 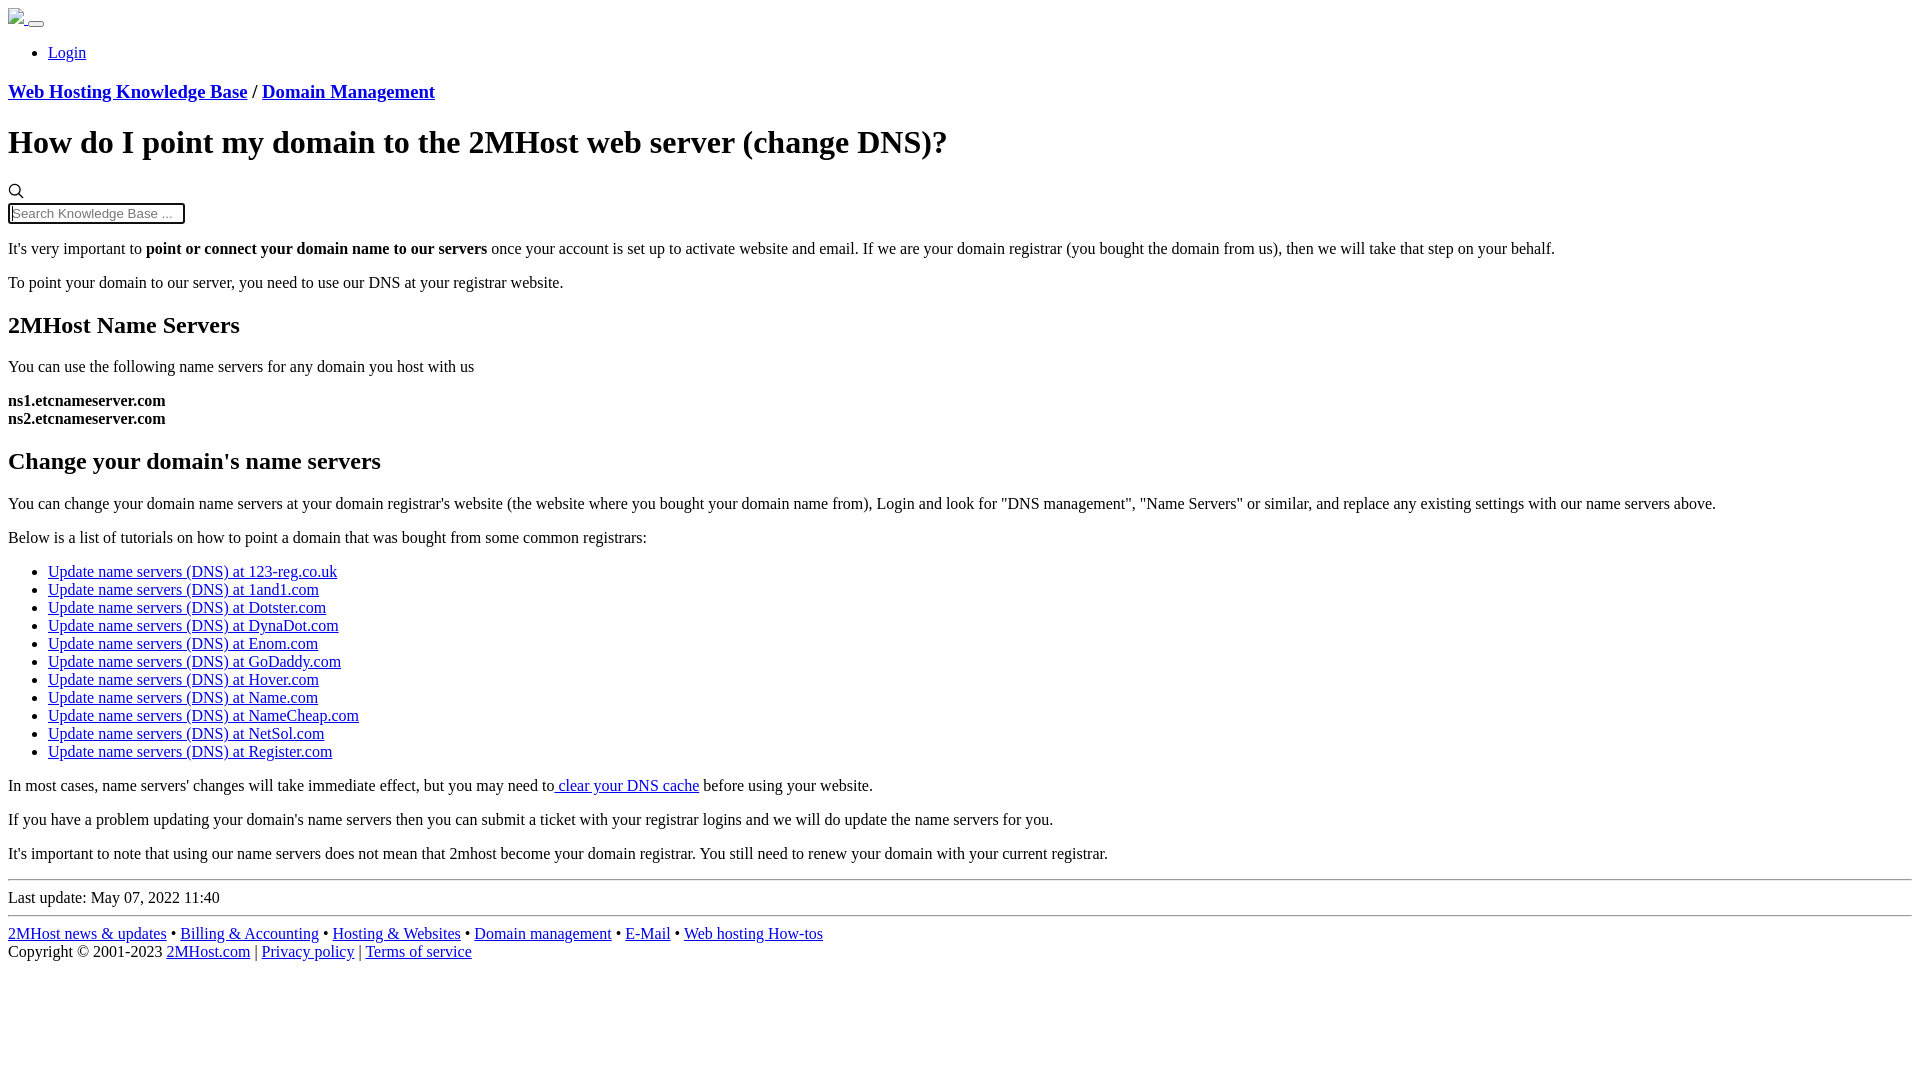 What do you see at coordinates (182, 643) in the screenshot?
I see `'Update name servers (DNS) at Enom.com'` at bounding box center [182, 643].